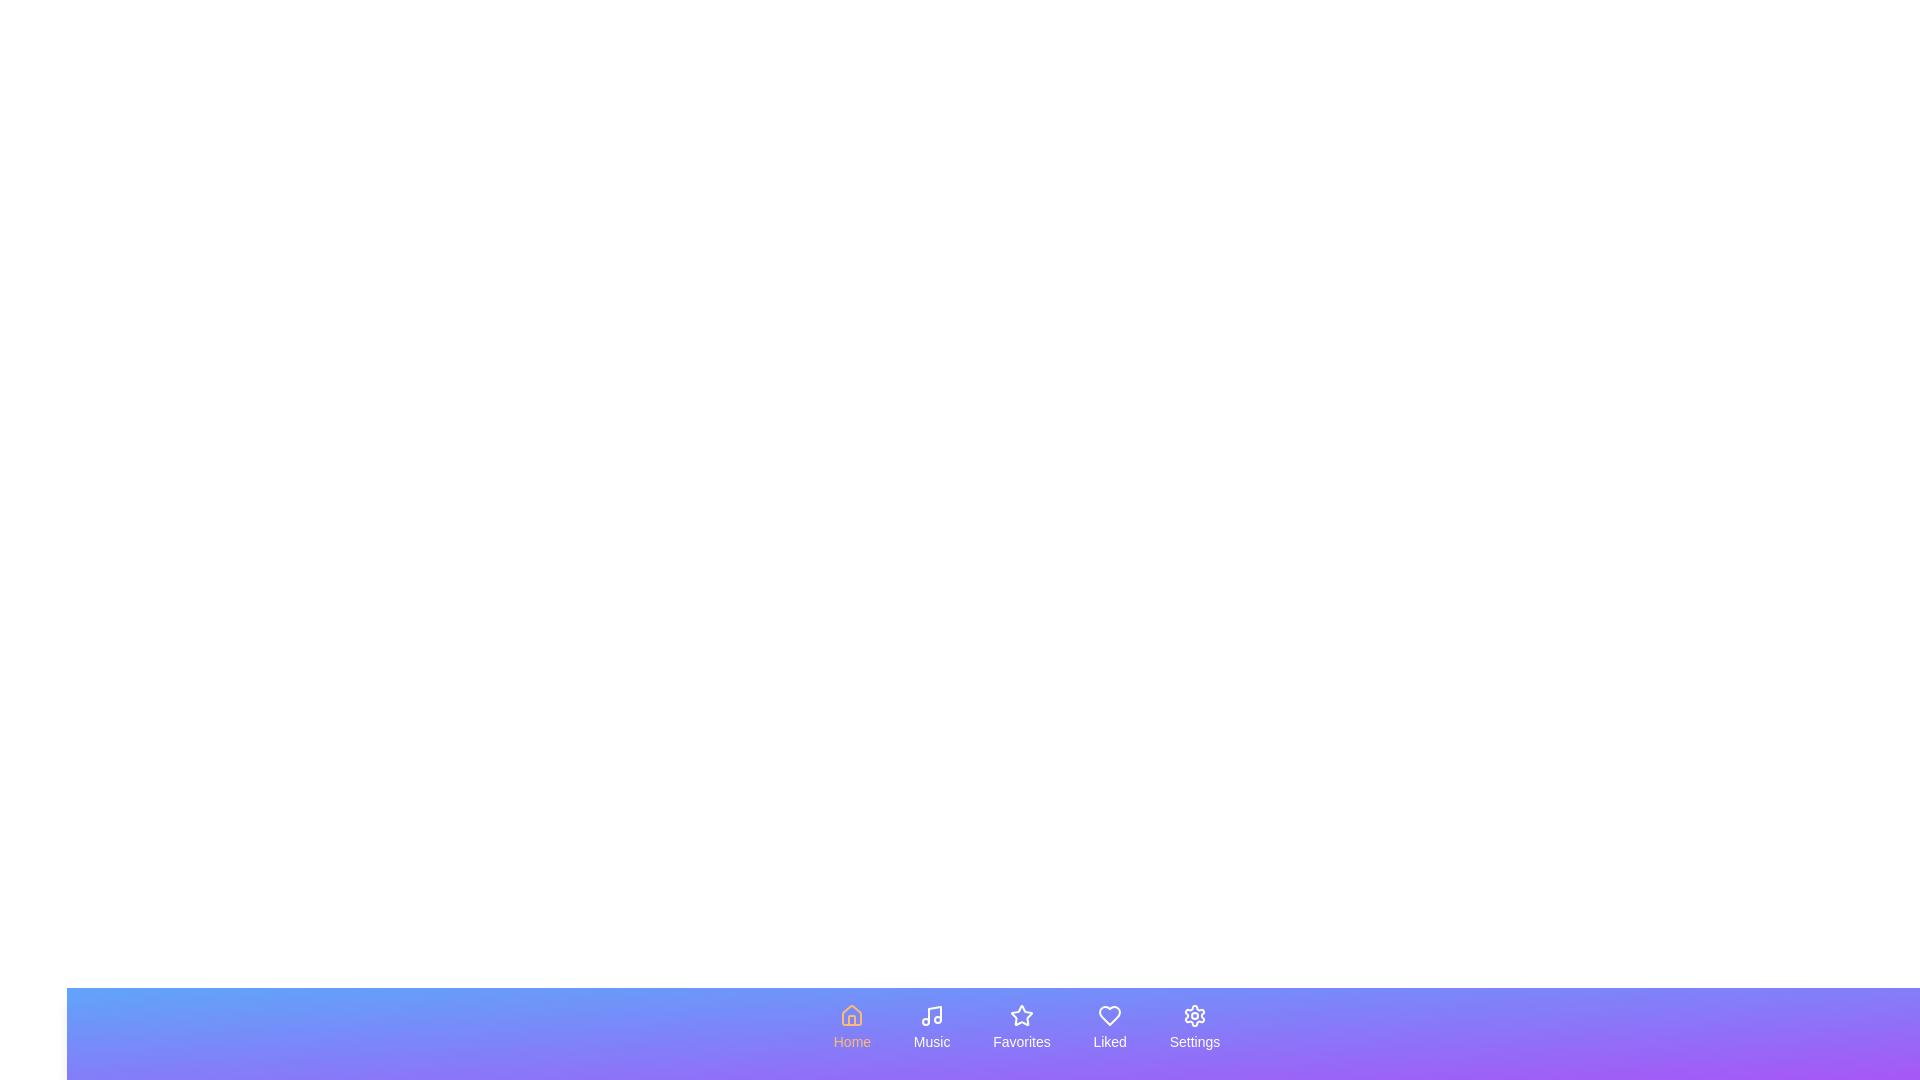  Describe the element at coordinates (930, 1028) in the screenshot. I see `the tab item labeled Music to observe its hover effect` at that location.